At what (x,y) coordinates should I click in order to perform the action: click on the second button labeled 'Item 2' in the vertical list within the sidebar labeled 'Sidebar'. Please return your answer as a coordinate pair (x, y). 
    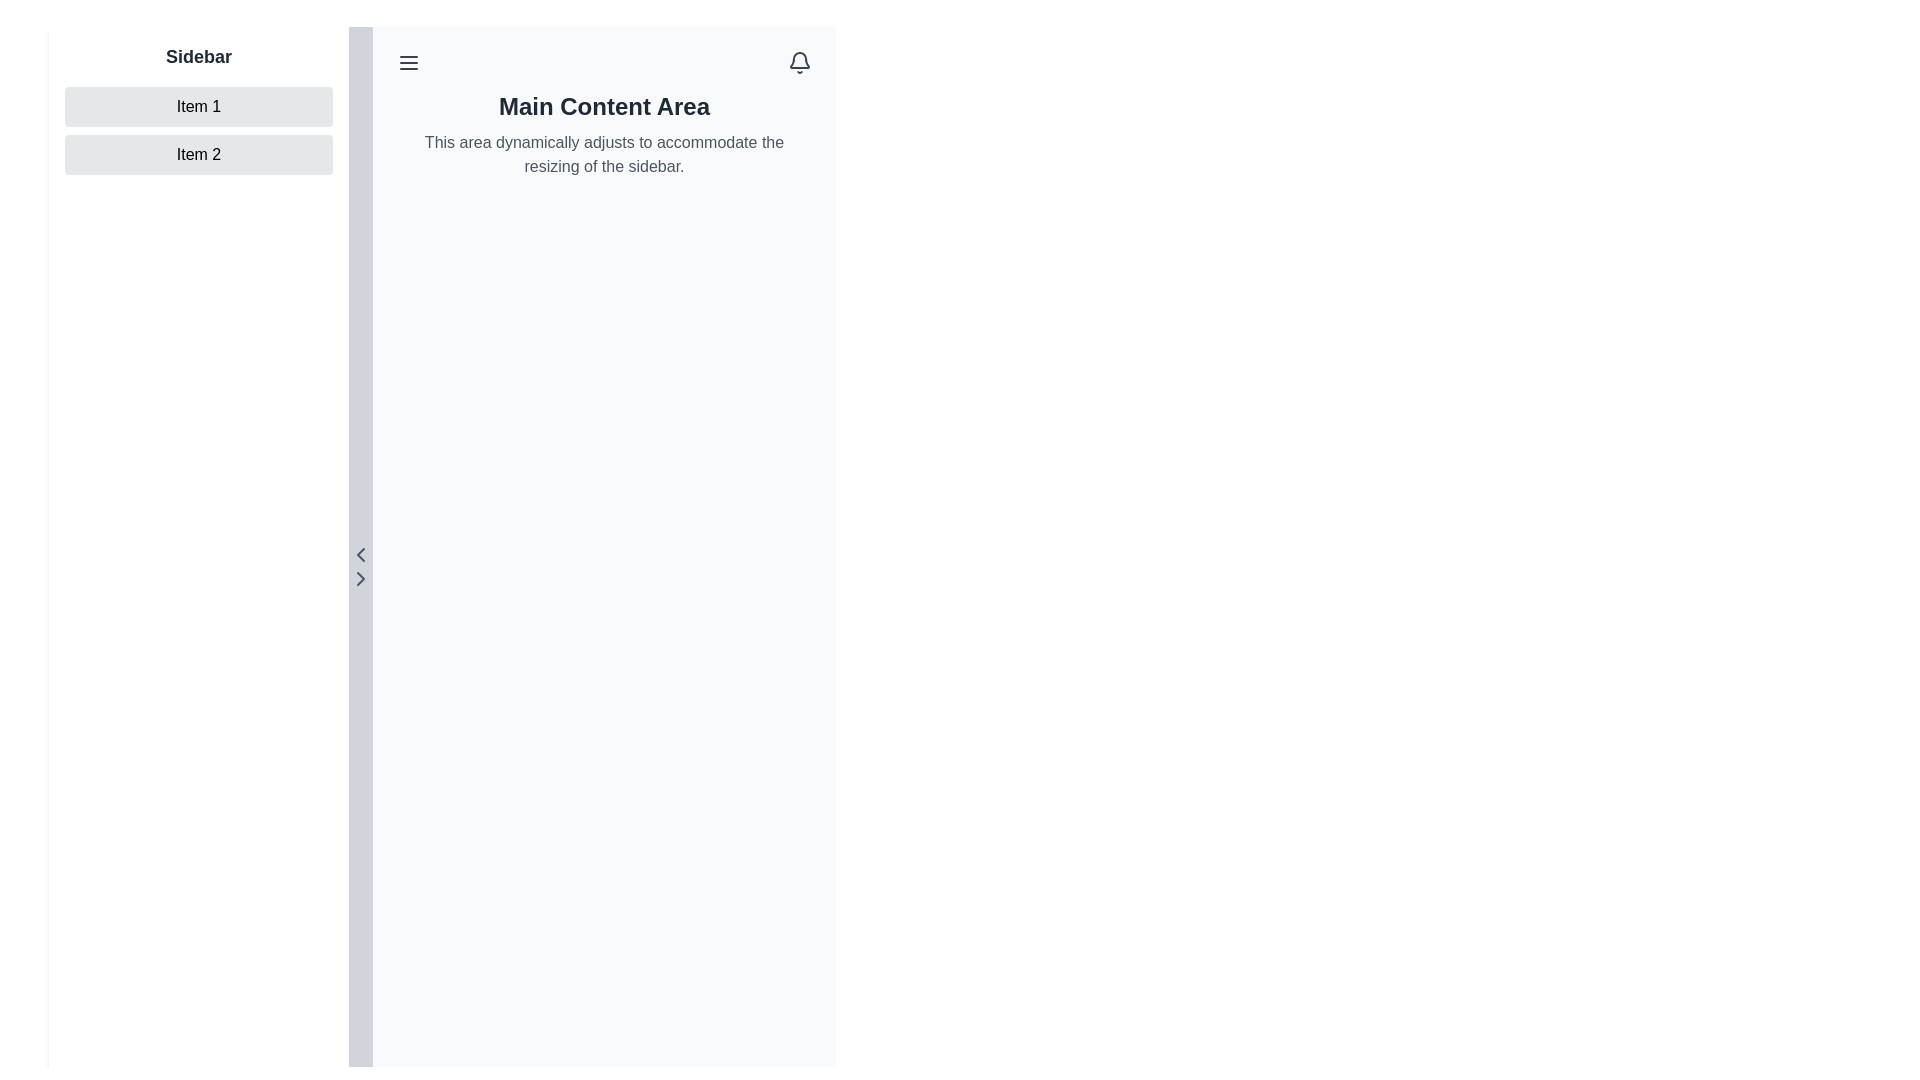
    Looking at the image, I should click on (198, 131).